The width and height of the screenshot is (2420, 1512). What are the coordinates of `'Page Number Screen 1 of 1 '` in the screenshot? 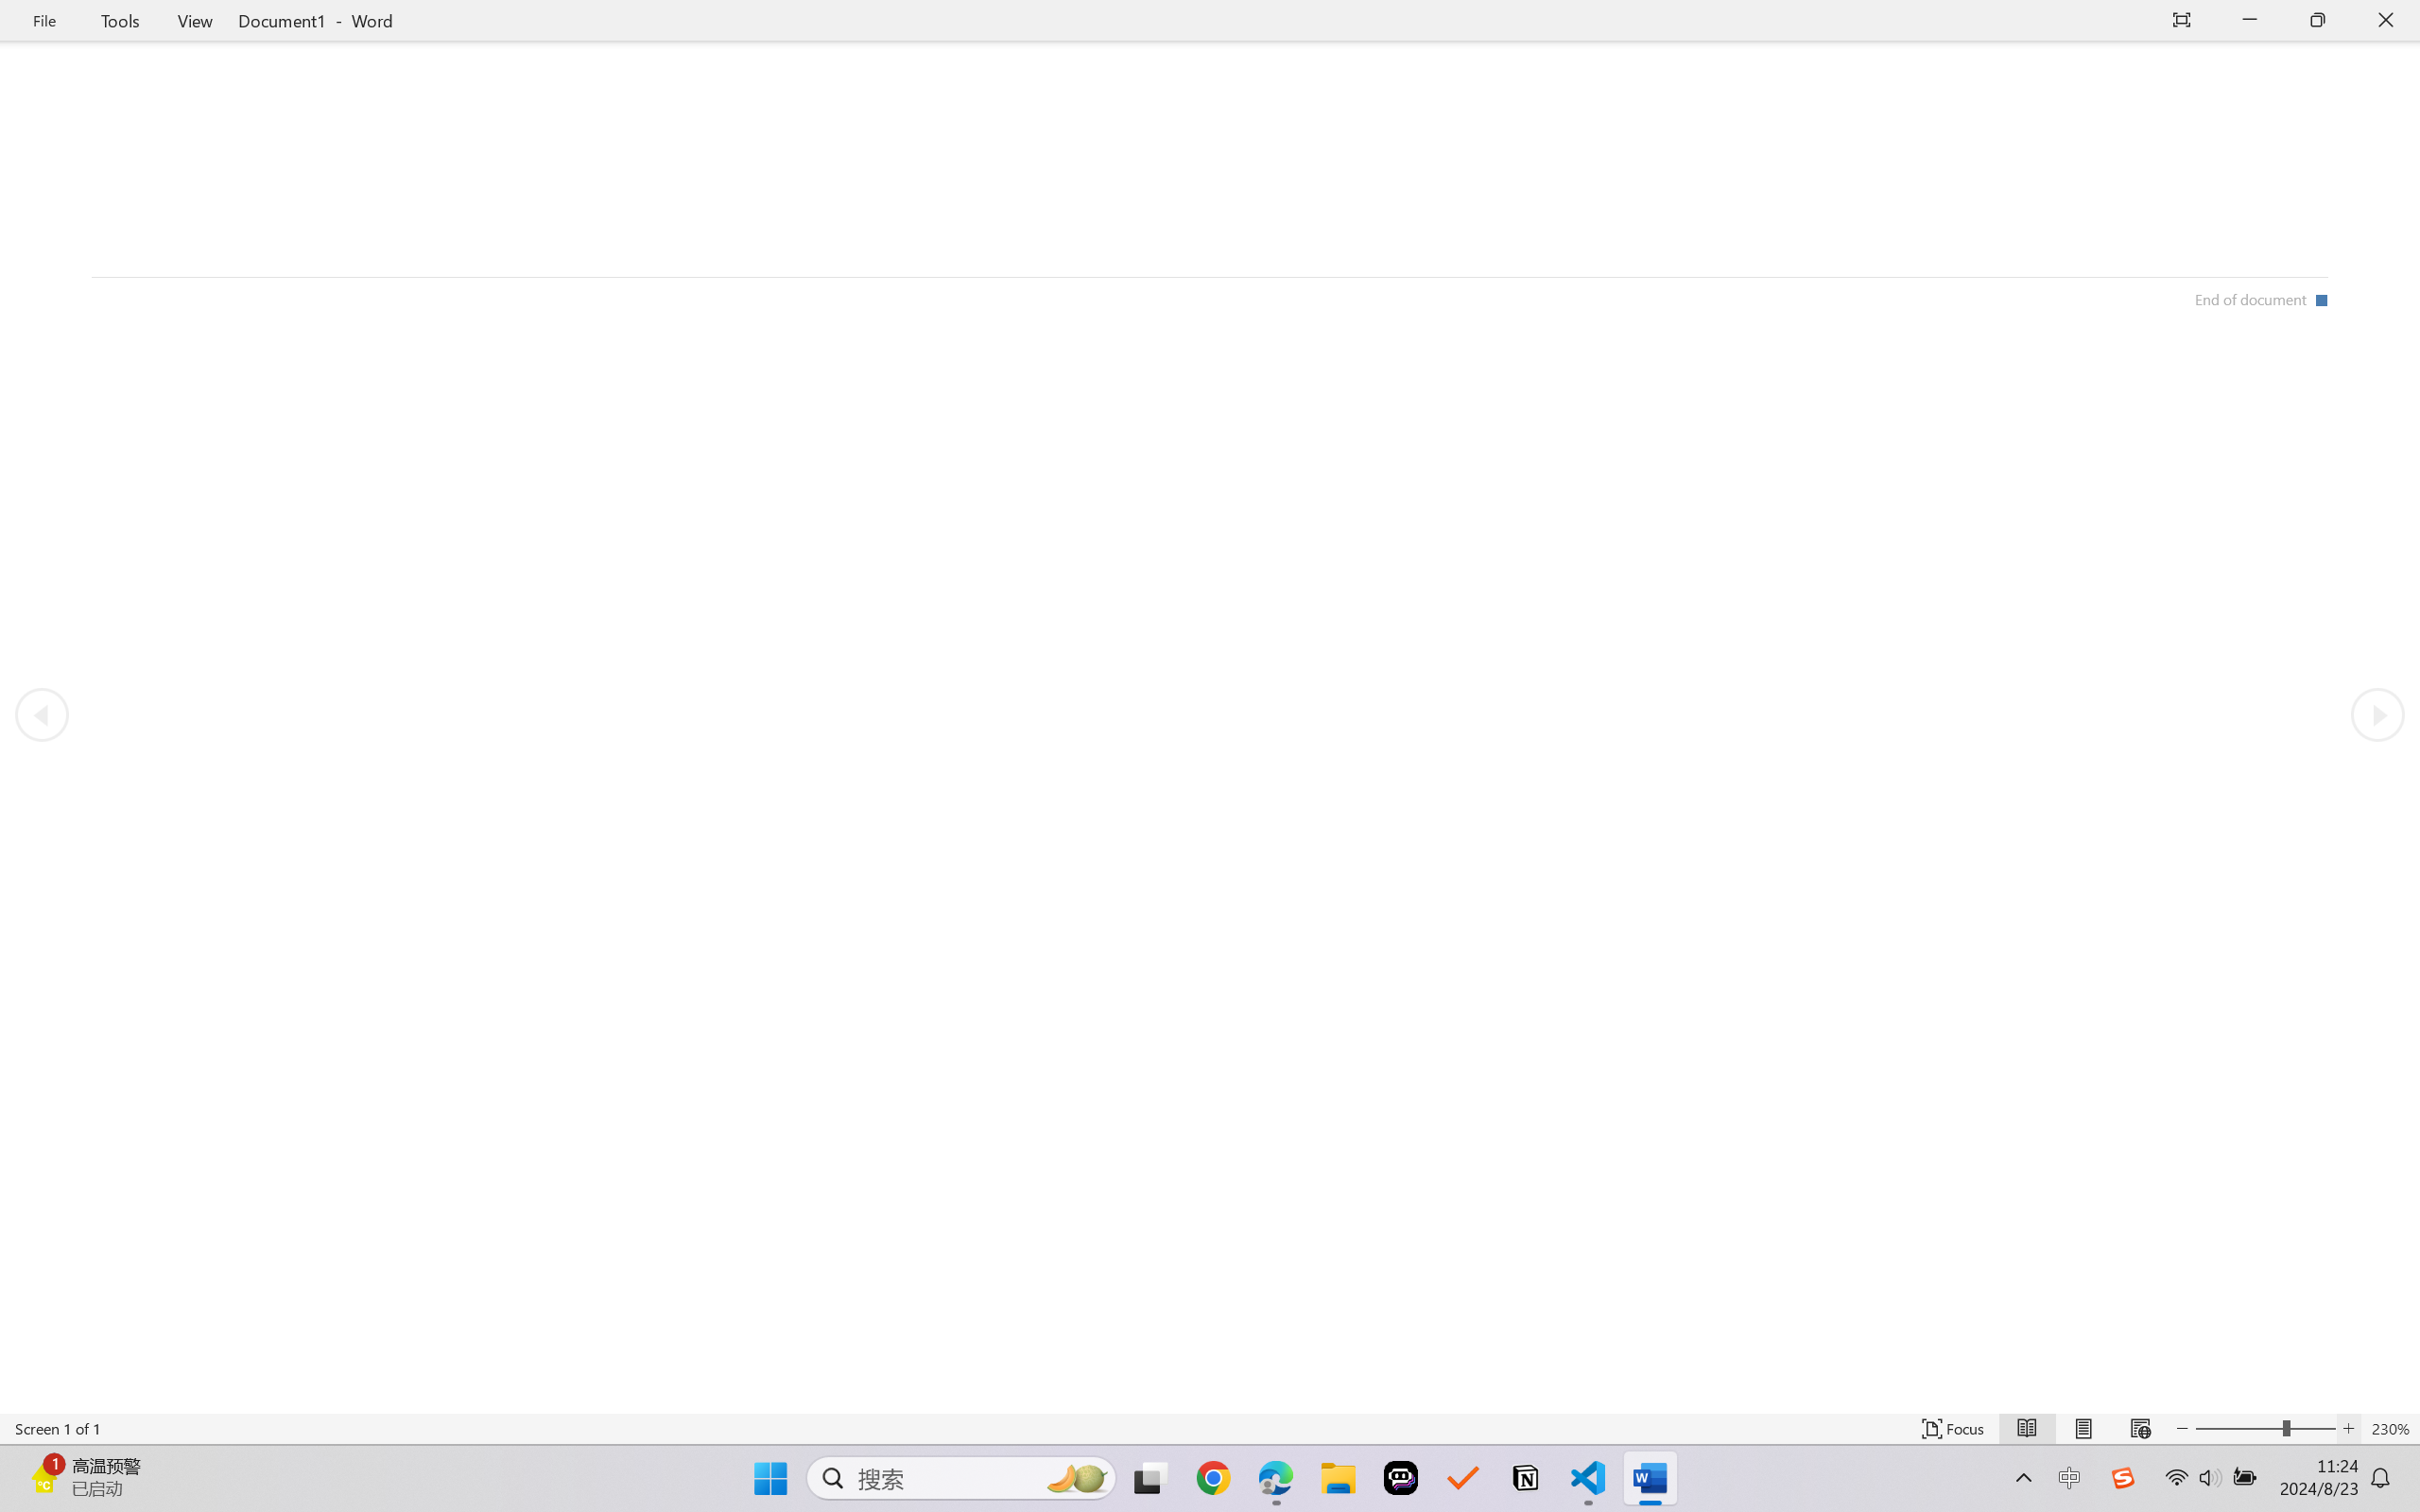 It's located at (57, 1428).